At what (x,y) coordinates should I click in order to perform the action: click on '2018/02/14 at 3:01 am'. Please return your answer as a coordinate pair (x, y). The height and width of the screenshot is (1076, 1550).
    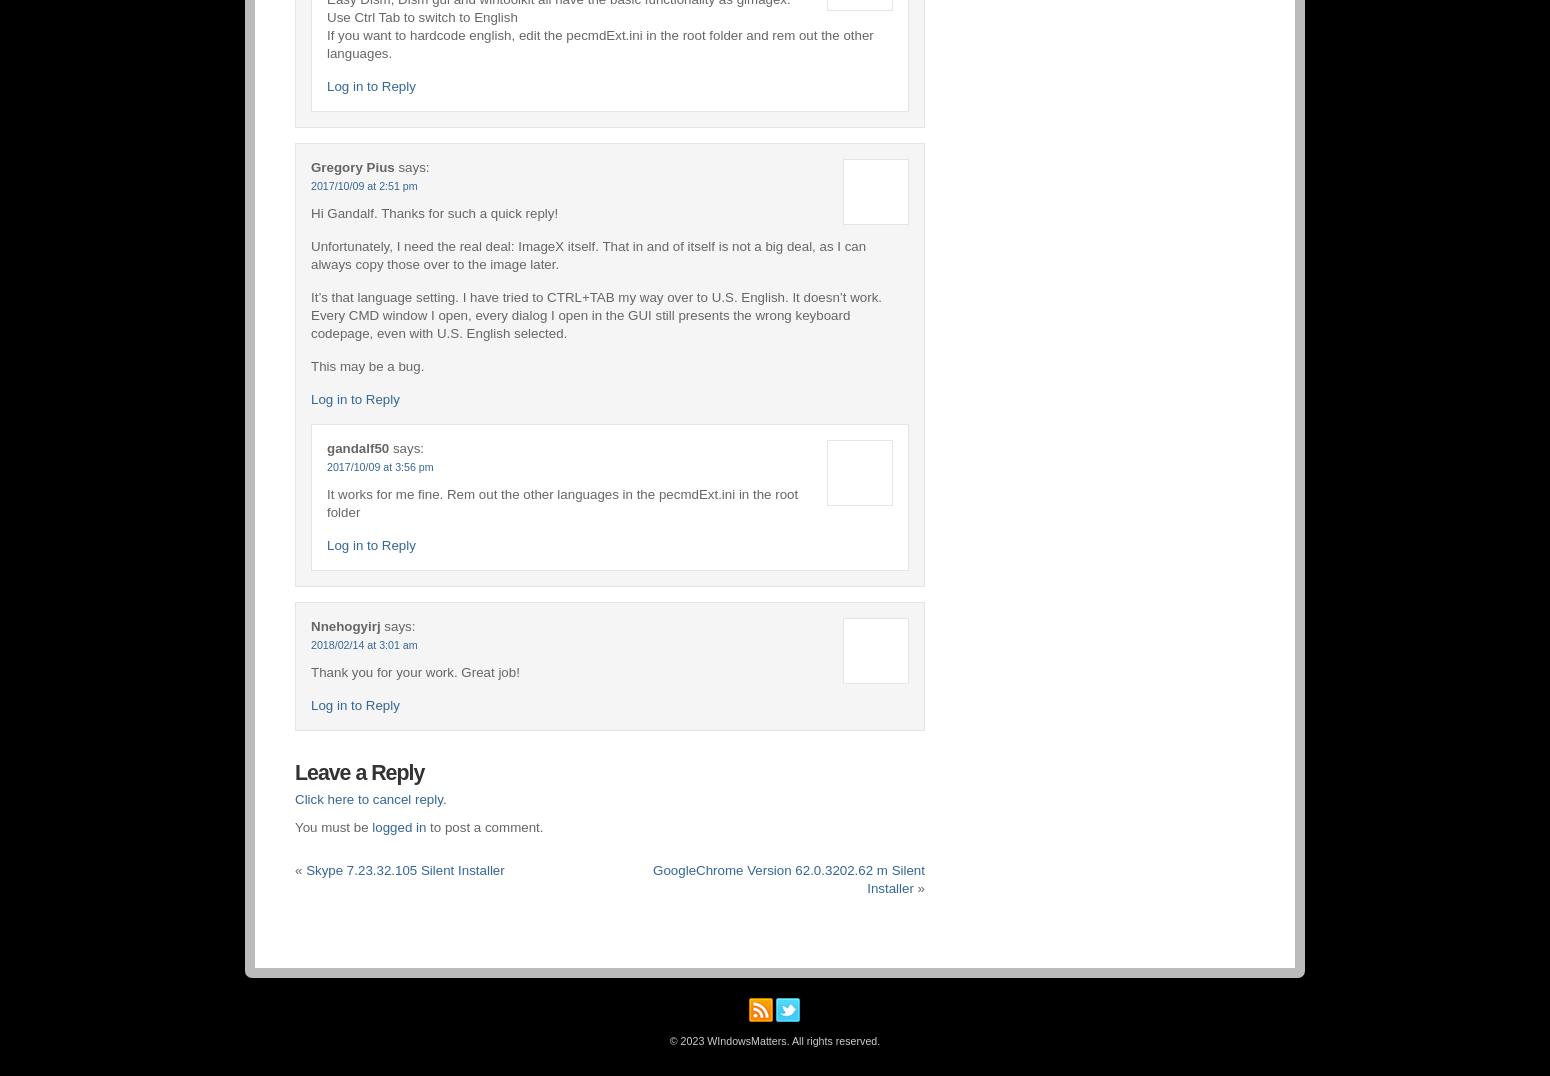
    Looking at the image, I should click on (310, 642).